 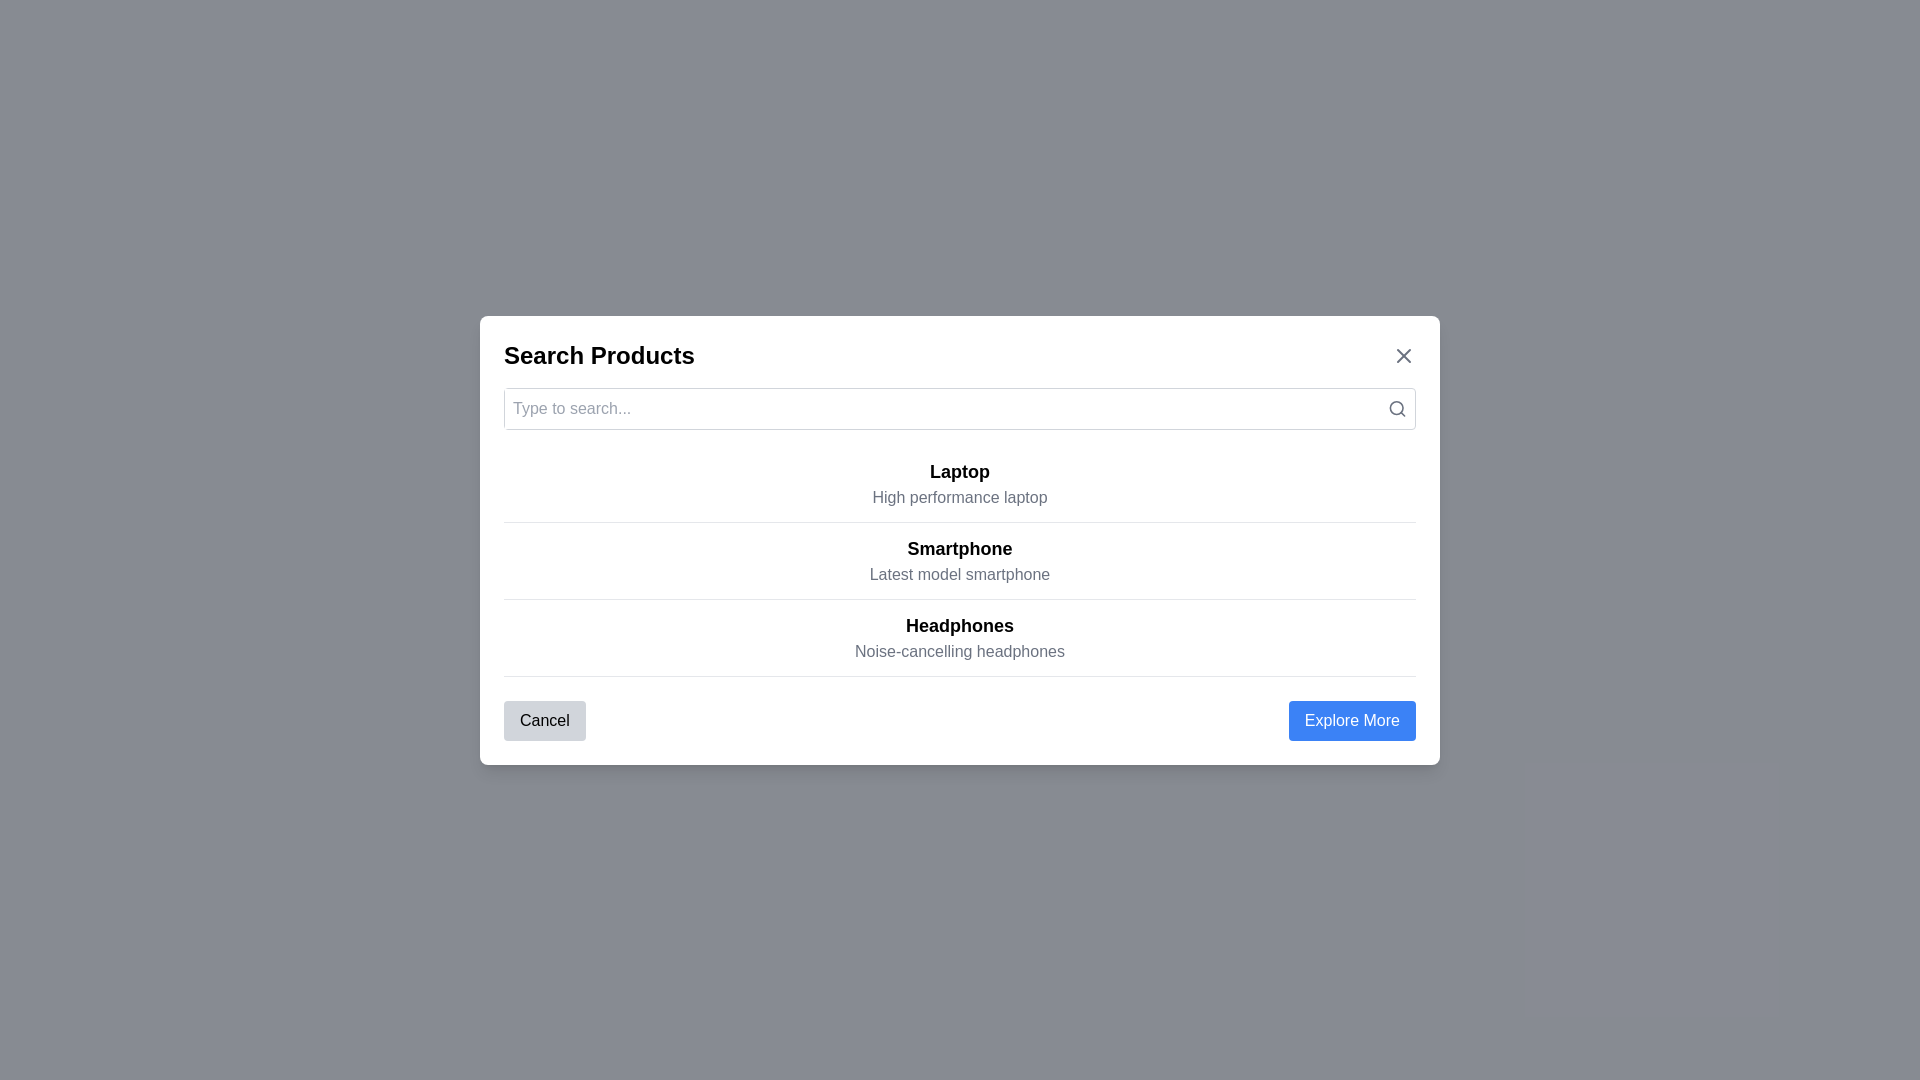 What do you see at coordinates (1395, 406) in the screenshot?
I see `the body of the magnifying glass icon, which is located at the far-right of the search input field within the header of a modal dialog` at bounding box center [1395, 406].